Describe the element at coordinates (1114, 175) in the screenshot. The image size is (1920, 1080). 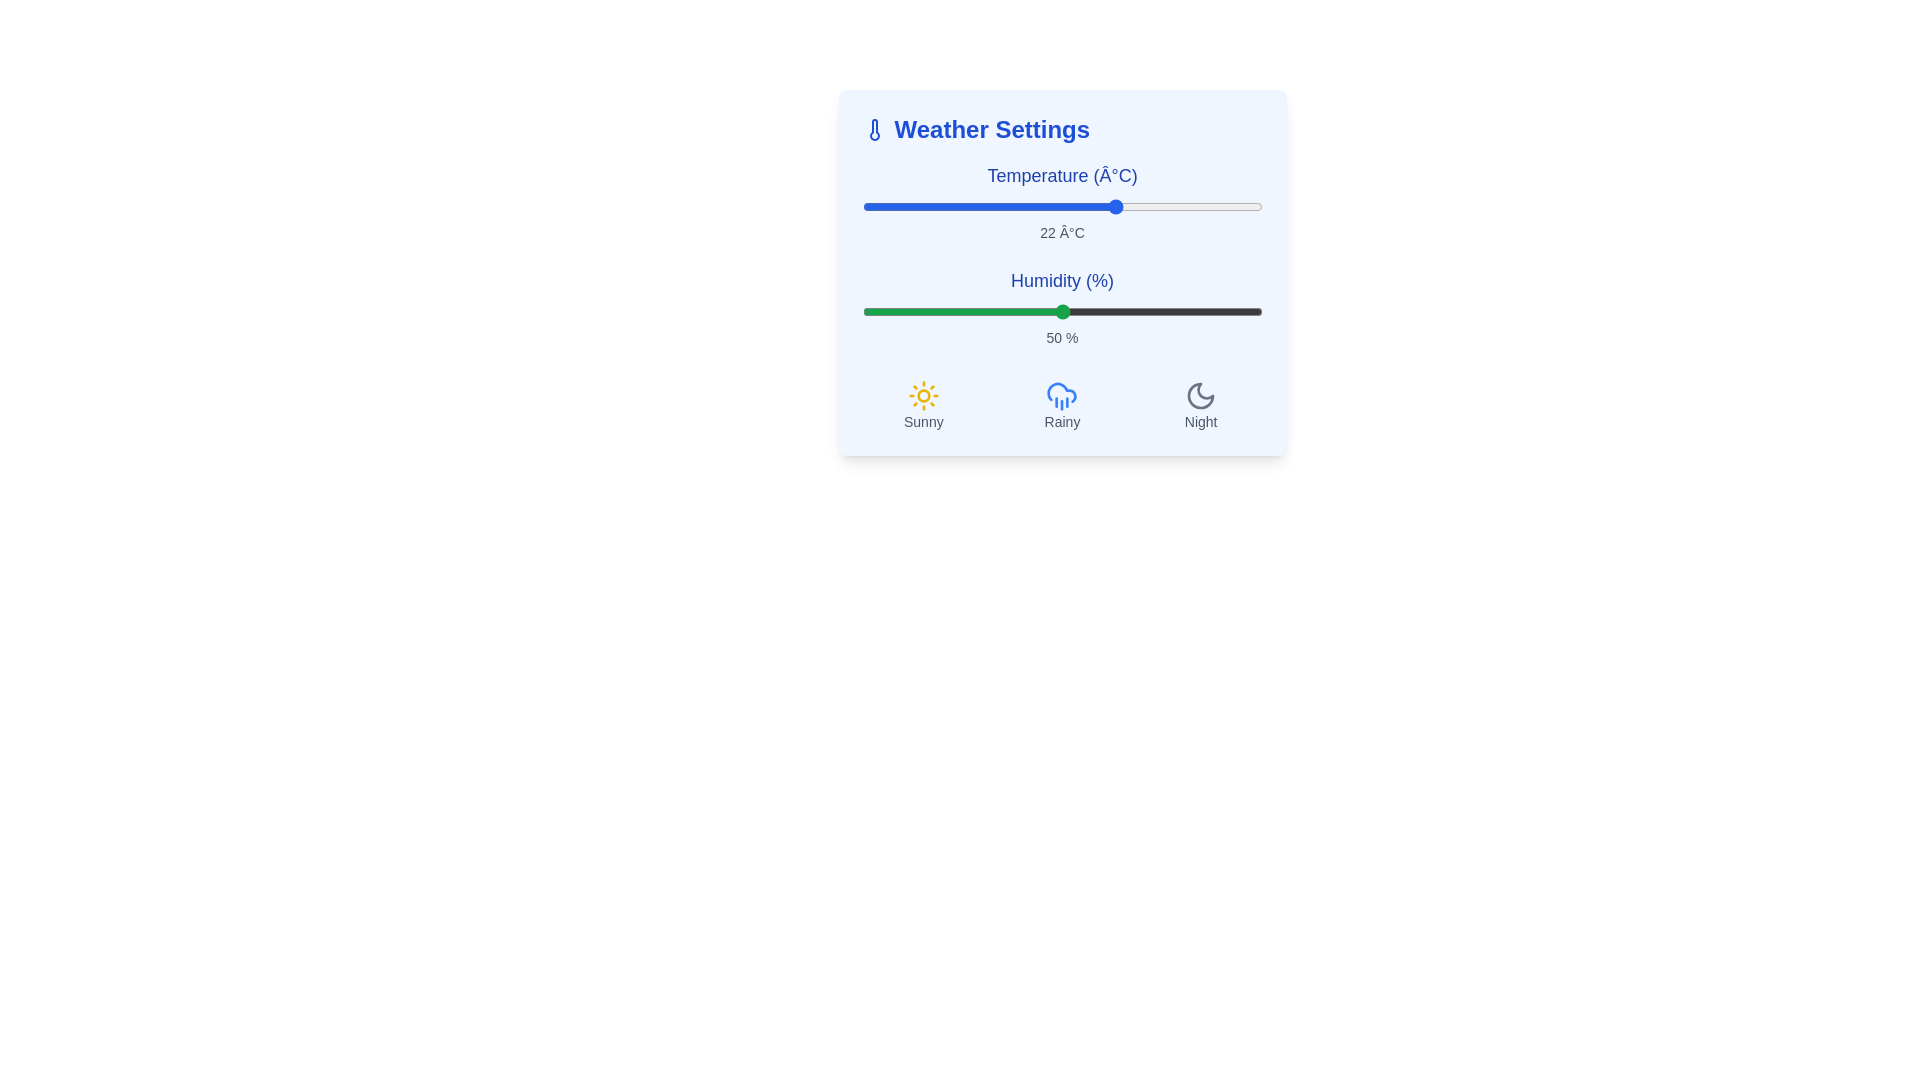
I see `the static text label indicating the unit of measurement for temperature, positioned immediately after the 'Temperature' label` at that location.